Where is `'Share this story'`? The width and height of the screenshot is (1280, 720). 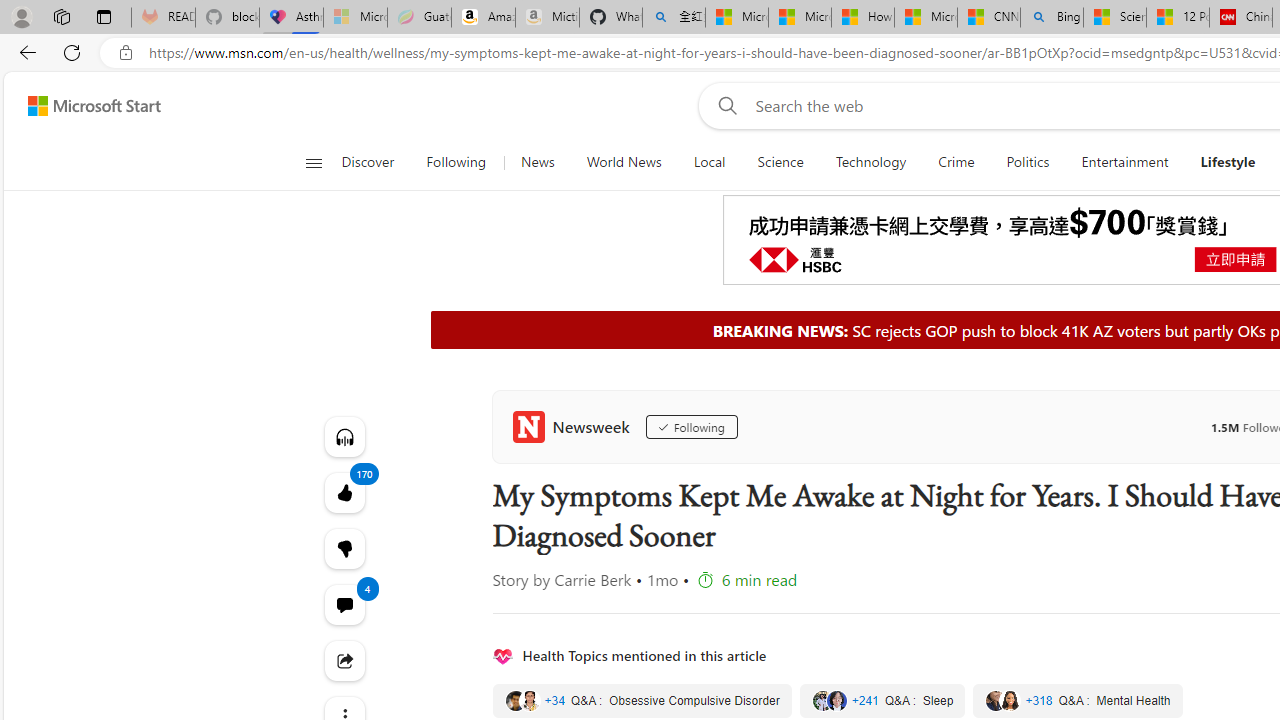
'Share this story' is located at coordinates (344, 660).